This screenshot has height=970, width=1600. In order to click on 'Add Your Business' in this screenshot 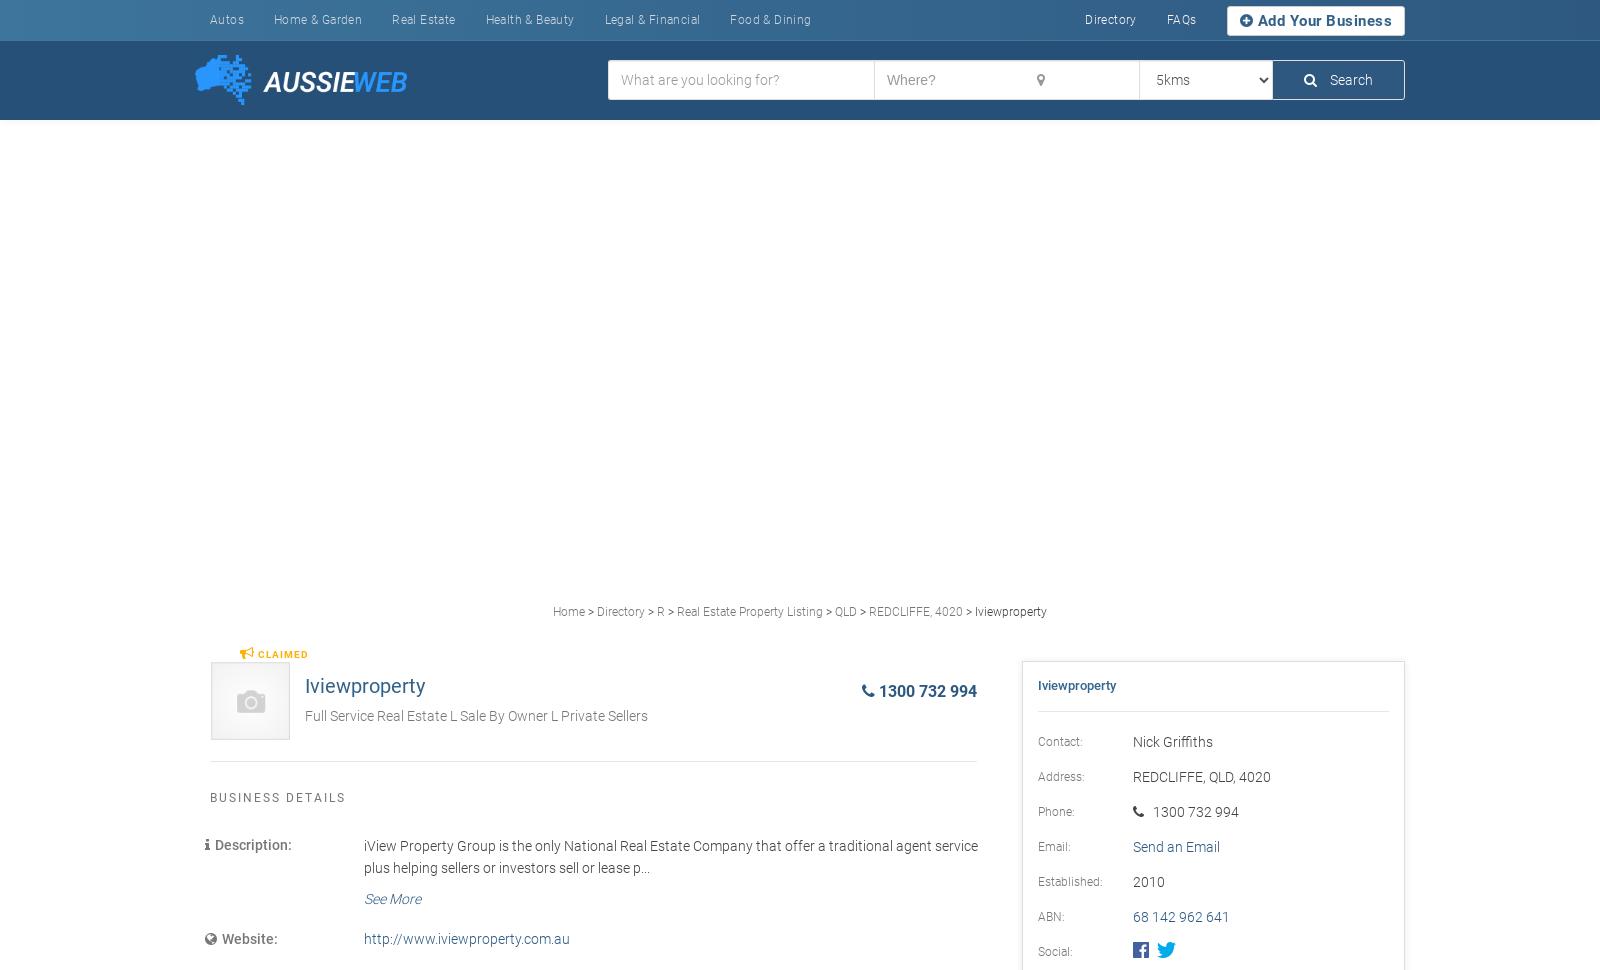, I will do `click(1321, 20)`.